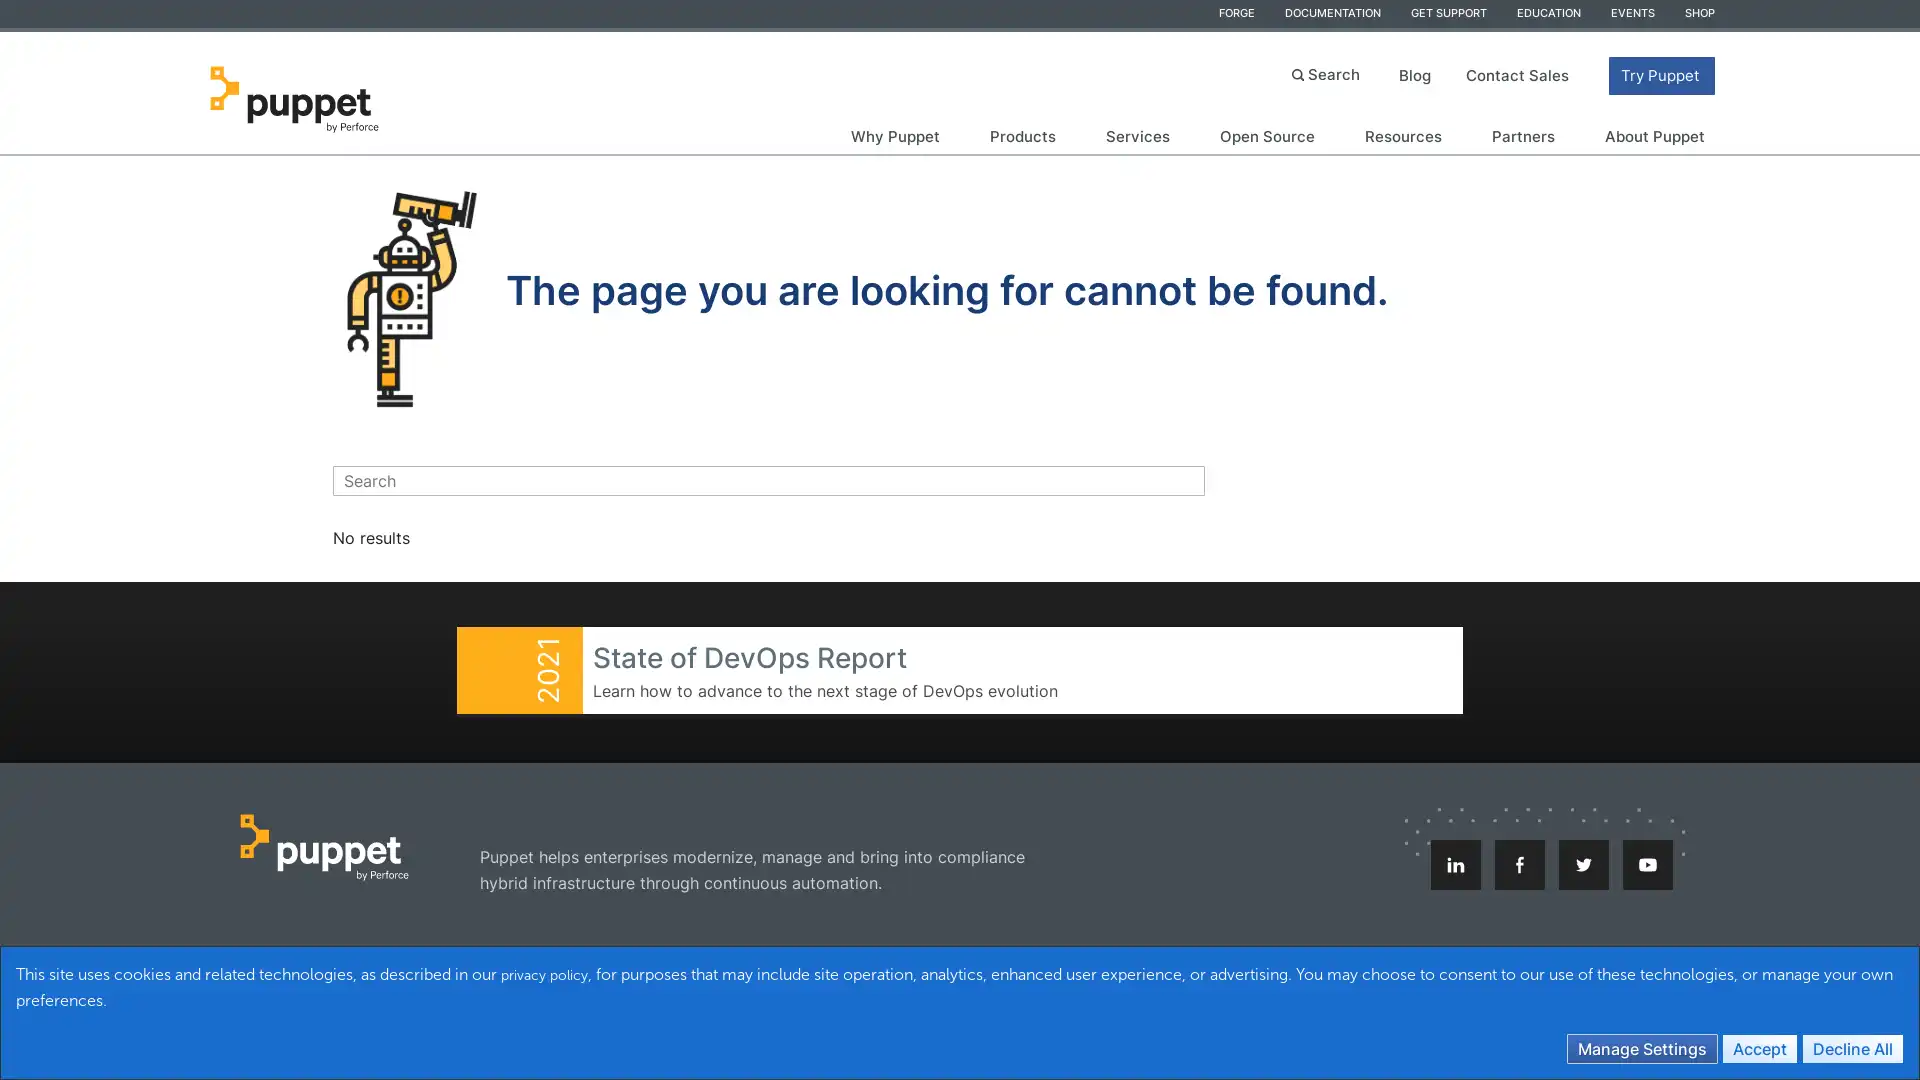  I want to click on Search, so click(1328, 72).